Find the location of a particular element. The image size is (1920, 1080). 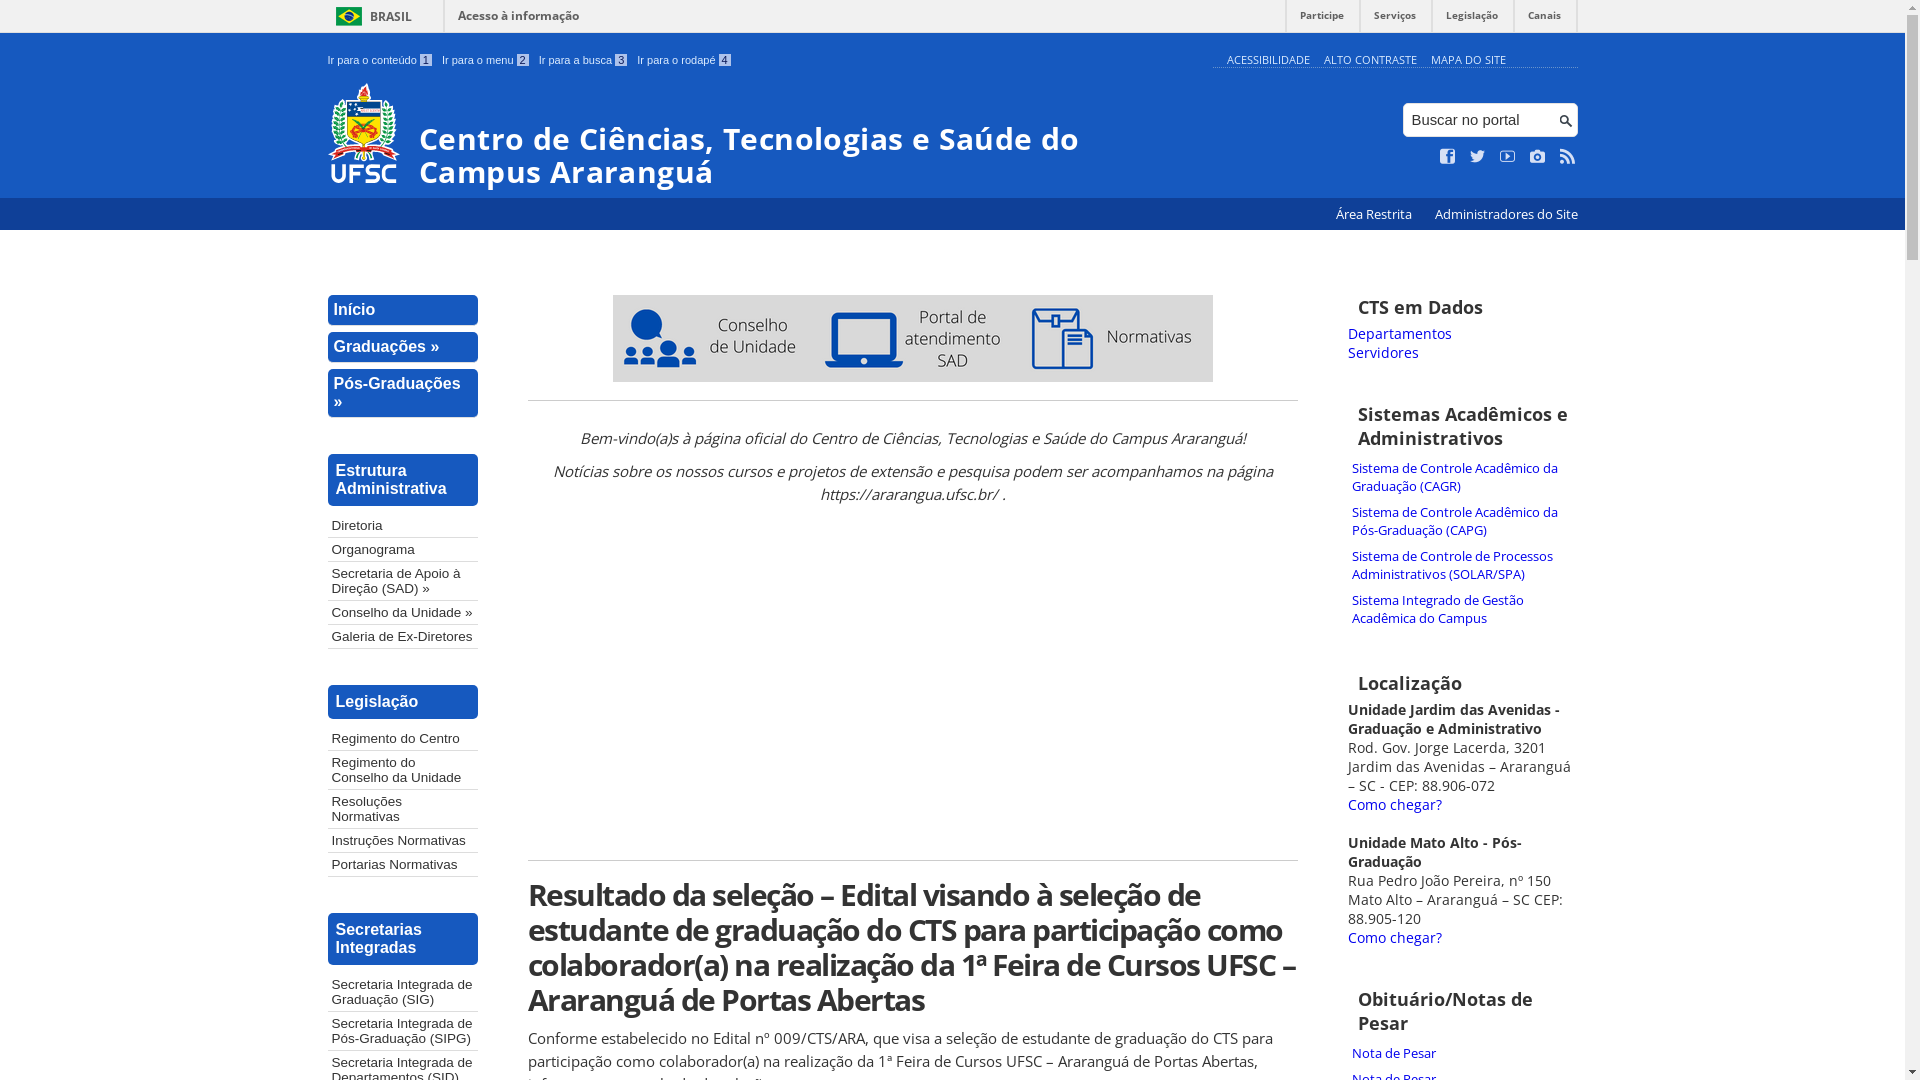

'Canais' is located at coordinates (1513, 20).